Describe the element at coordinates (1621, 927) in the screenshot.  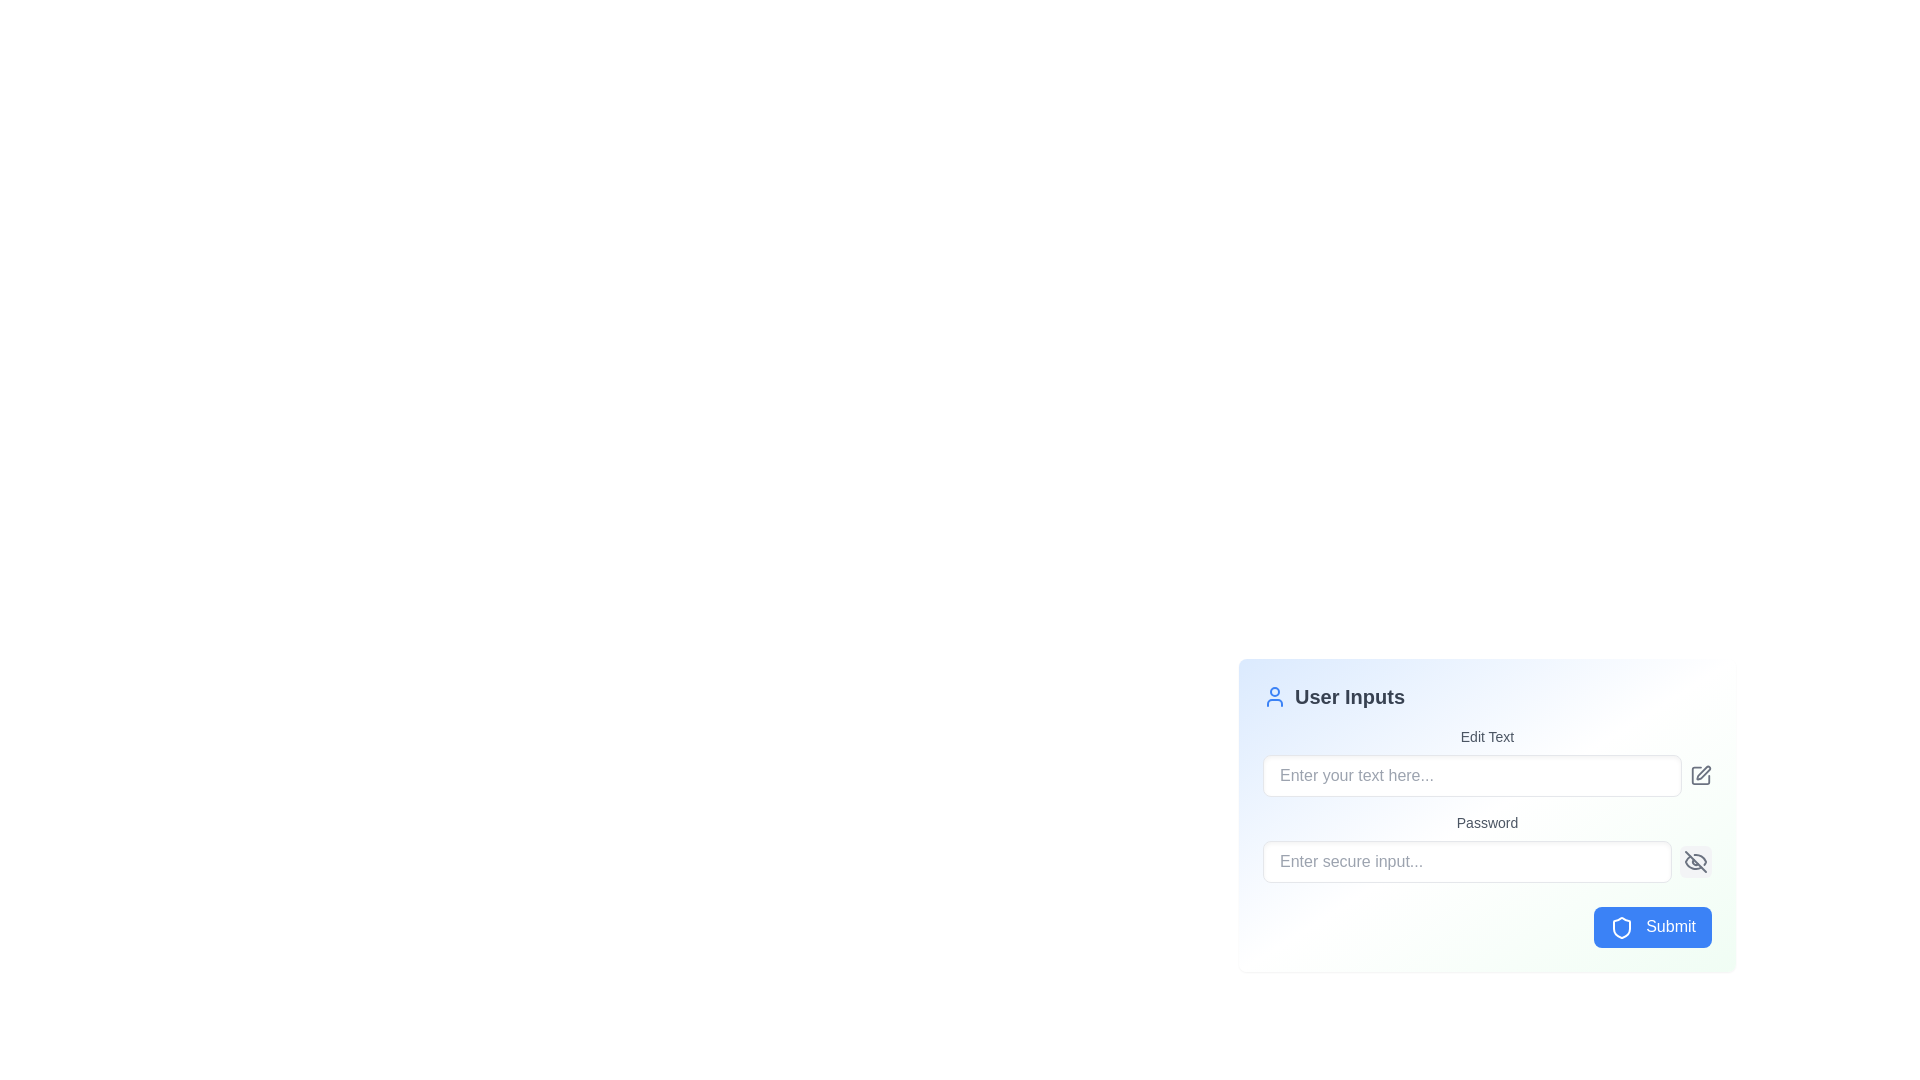
I see `the 'Submit' button which contains a shield-like icon at the bottom-right corner of the form` at that location.